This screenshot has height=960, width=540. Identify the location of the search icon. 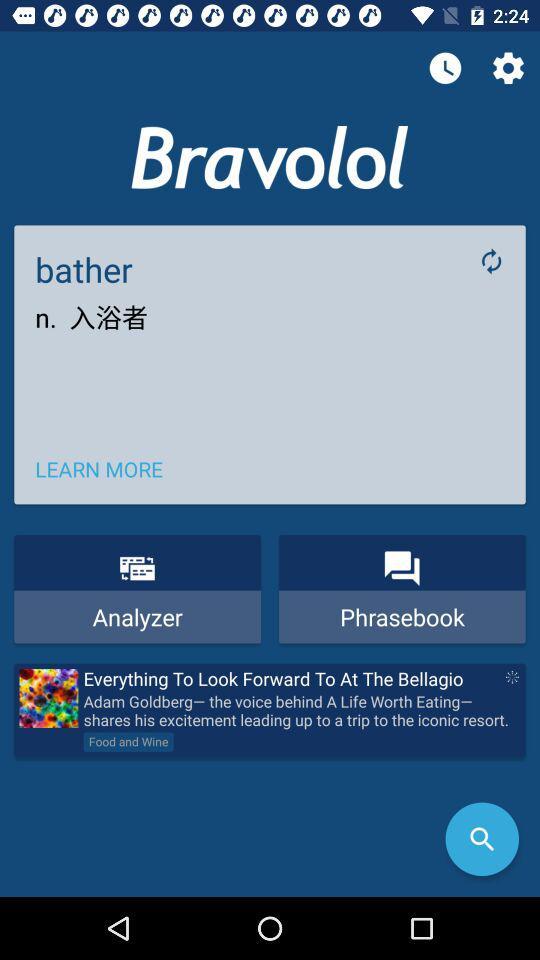
(481, 839).